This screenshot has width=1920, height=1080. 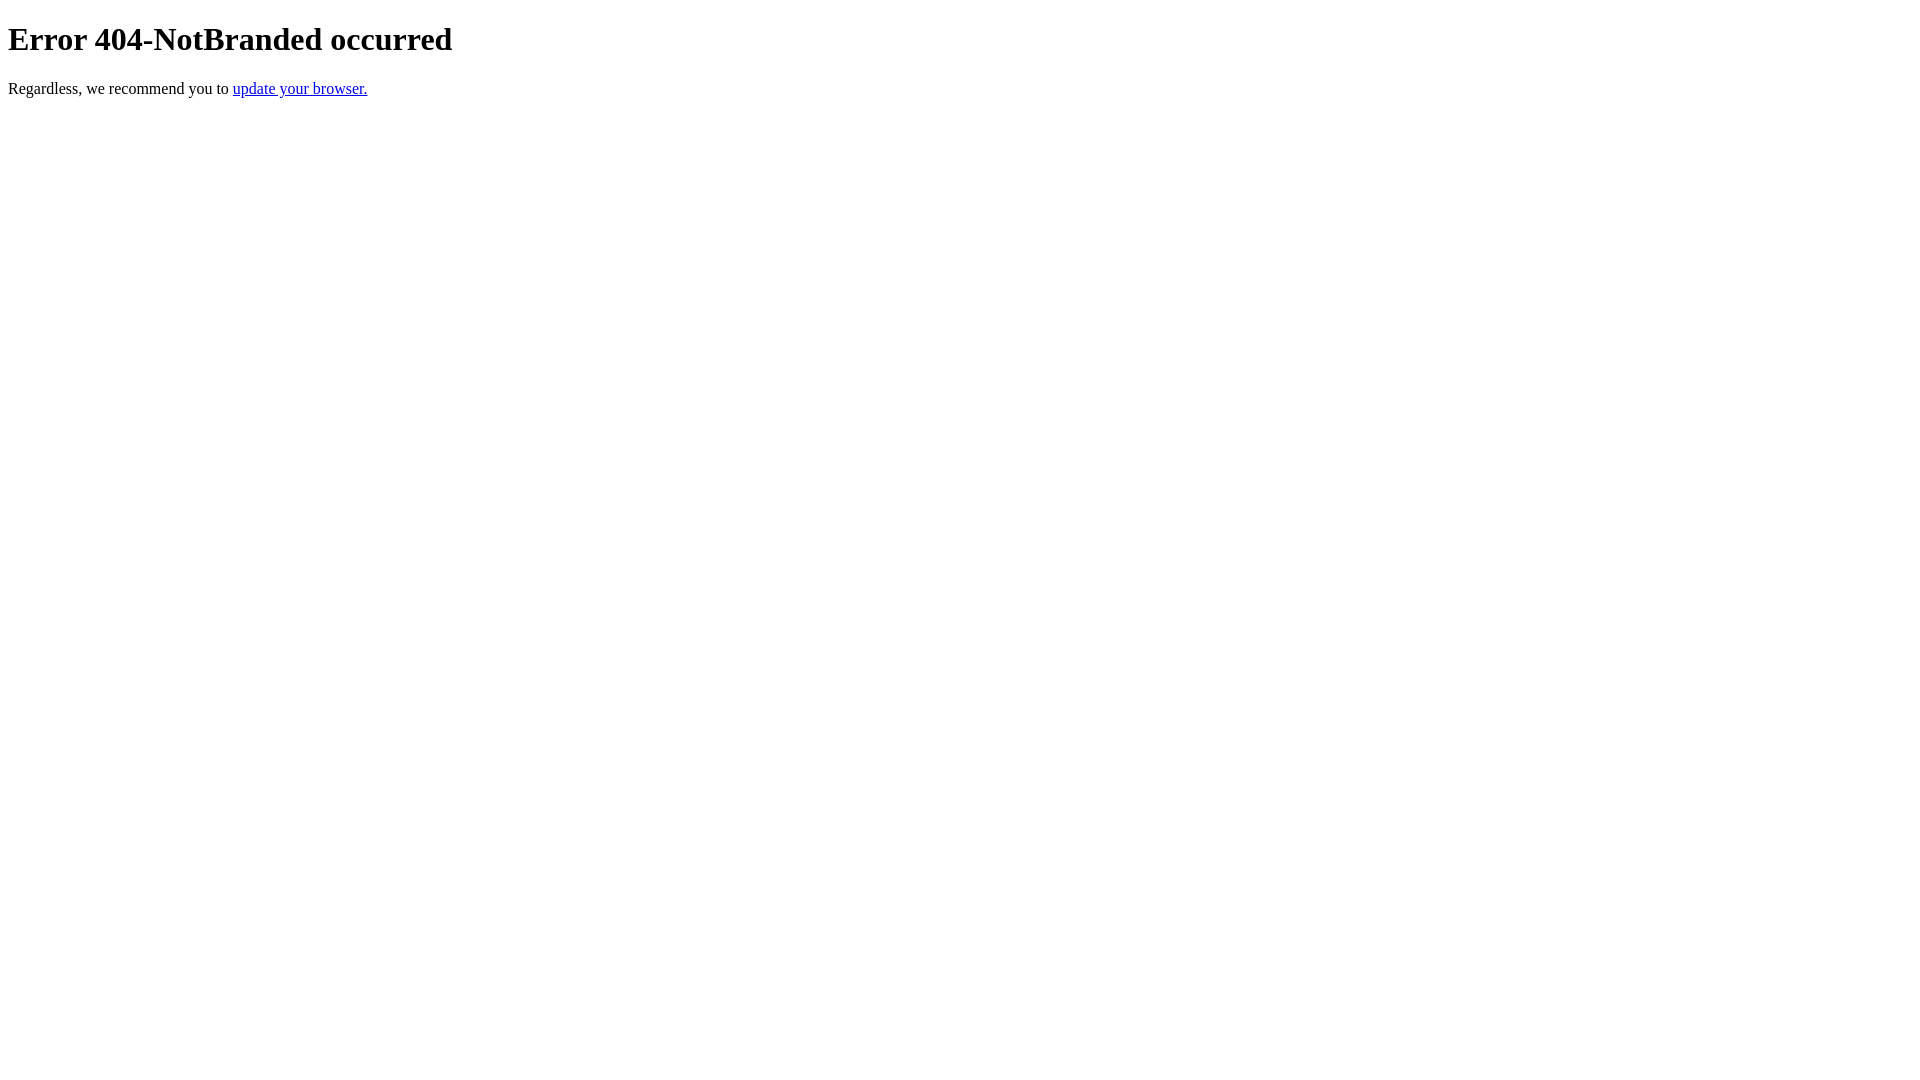 What do you see at coordinates (299, 87) in the screenshot?
I see `'update your browser.'` at bounding box center [299, 87].